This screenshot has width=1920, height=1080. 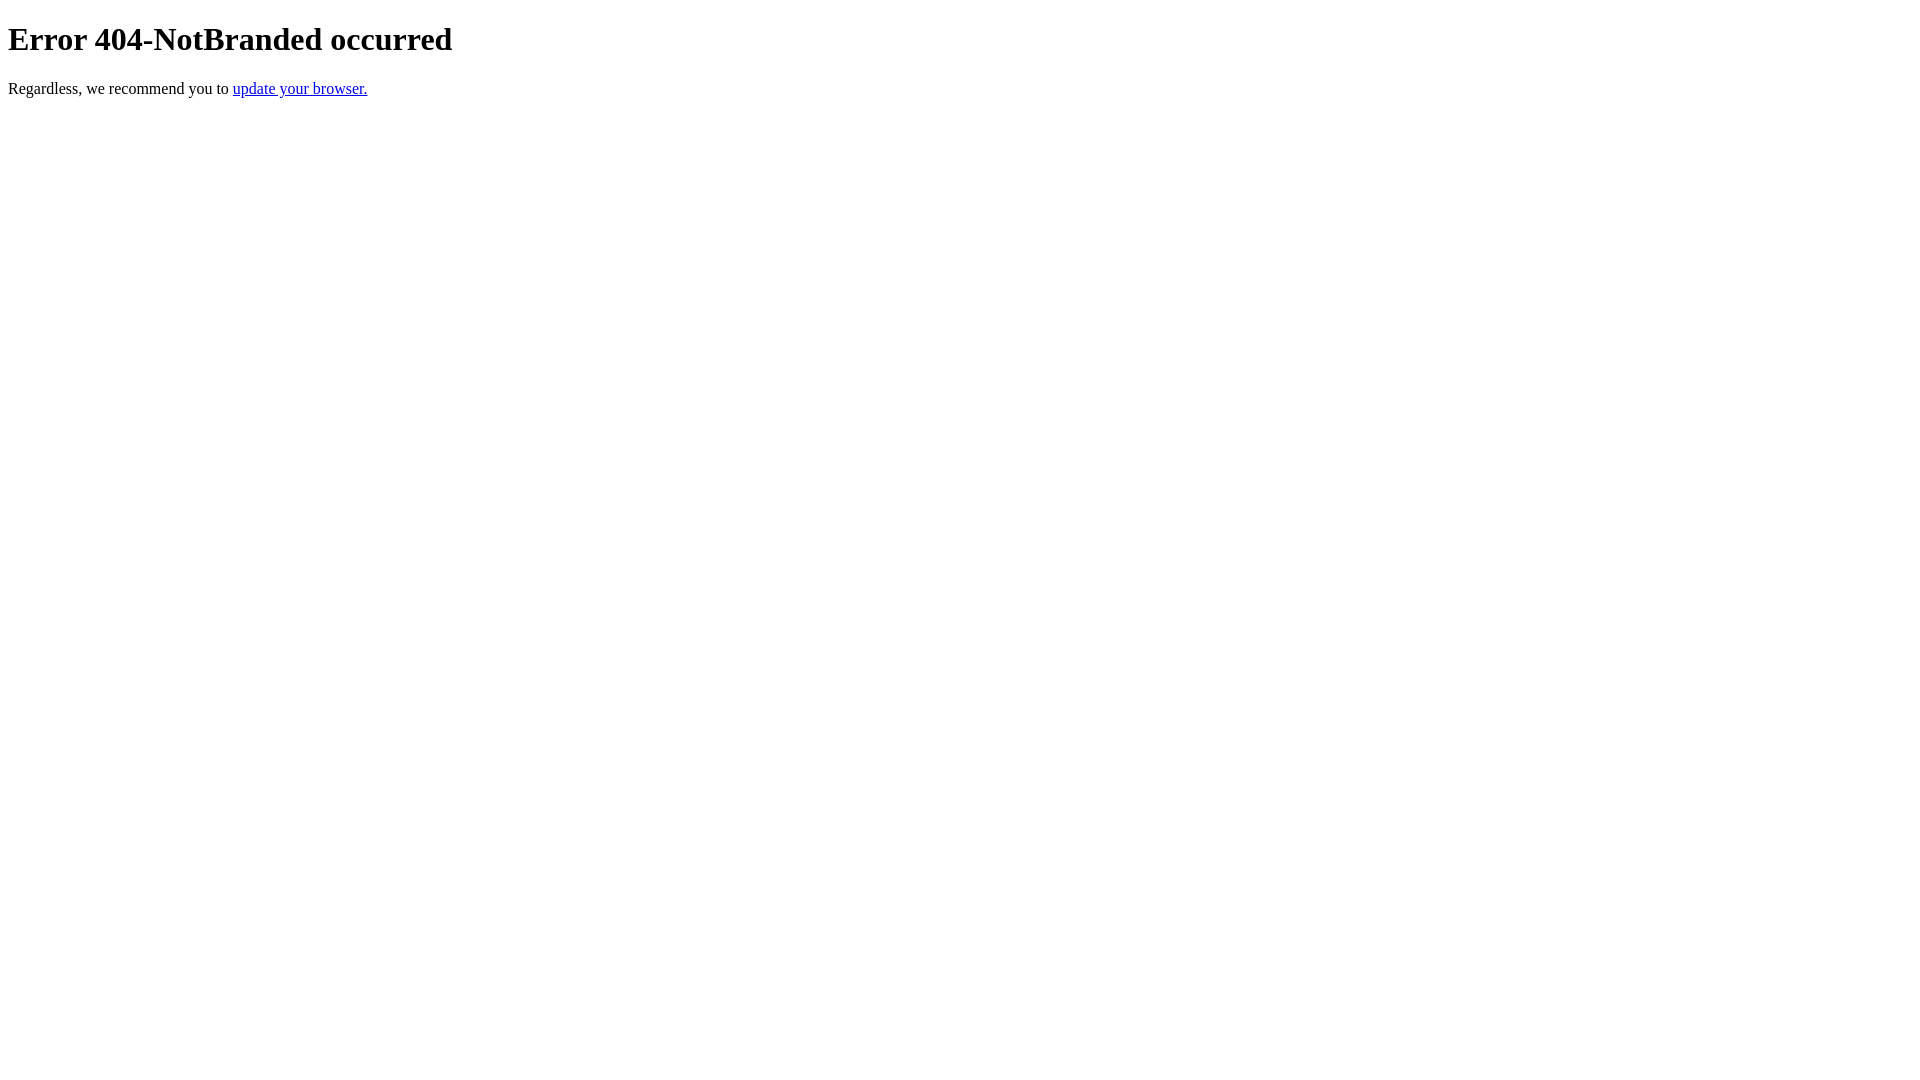 What do you see at coordinates (299, 87) in the screenshot?
I see `'update your browser.'` at bounding box center [299, 87].